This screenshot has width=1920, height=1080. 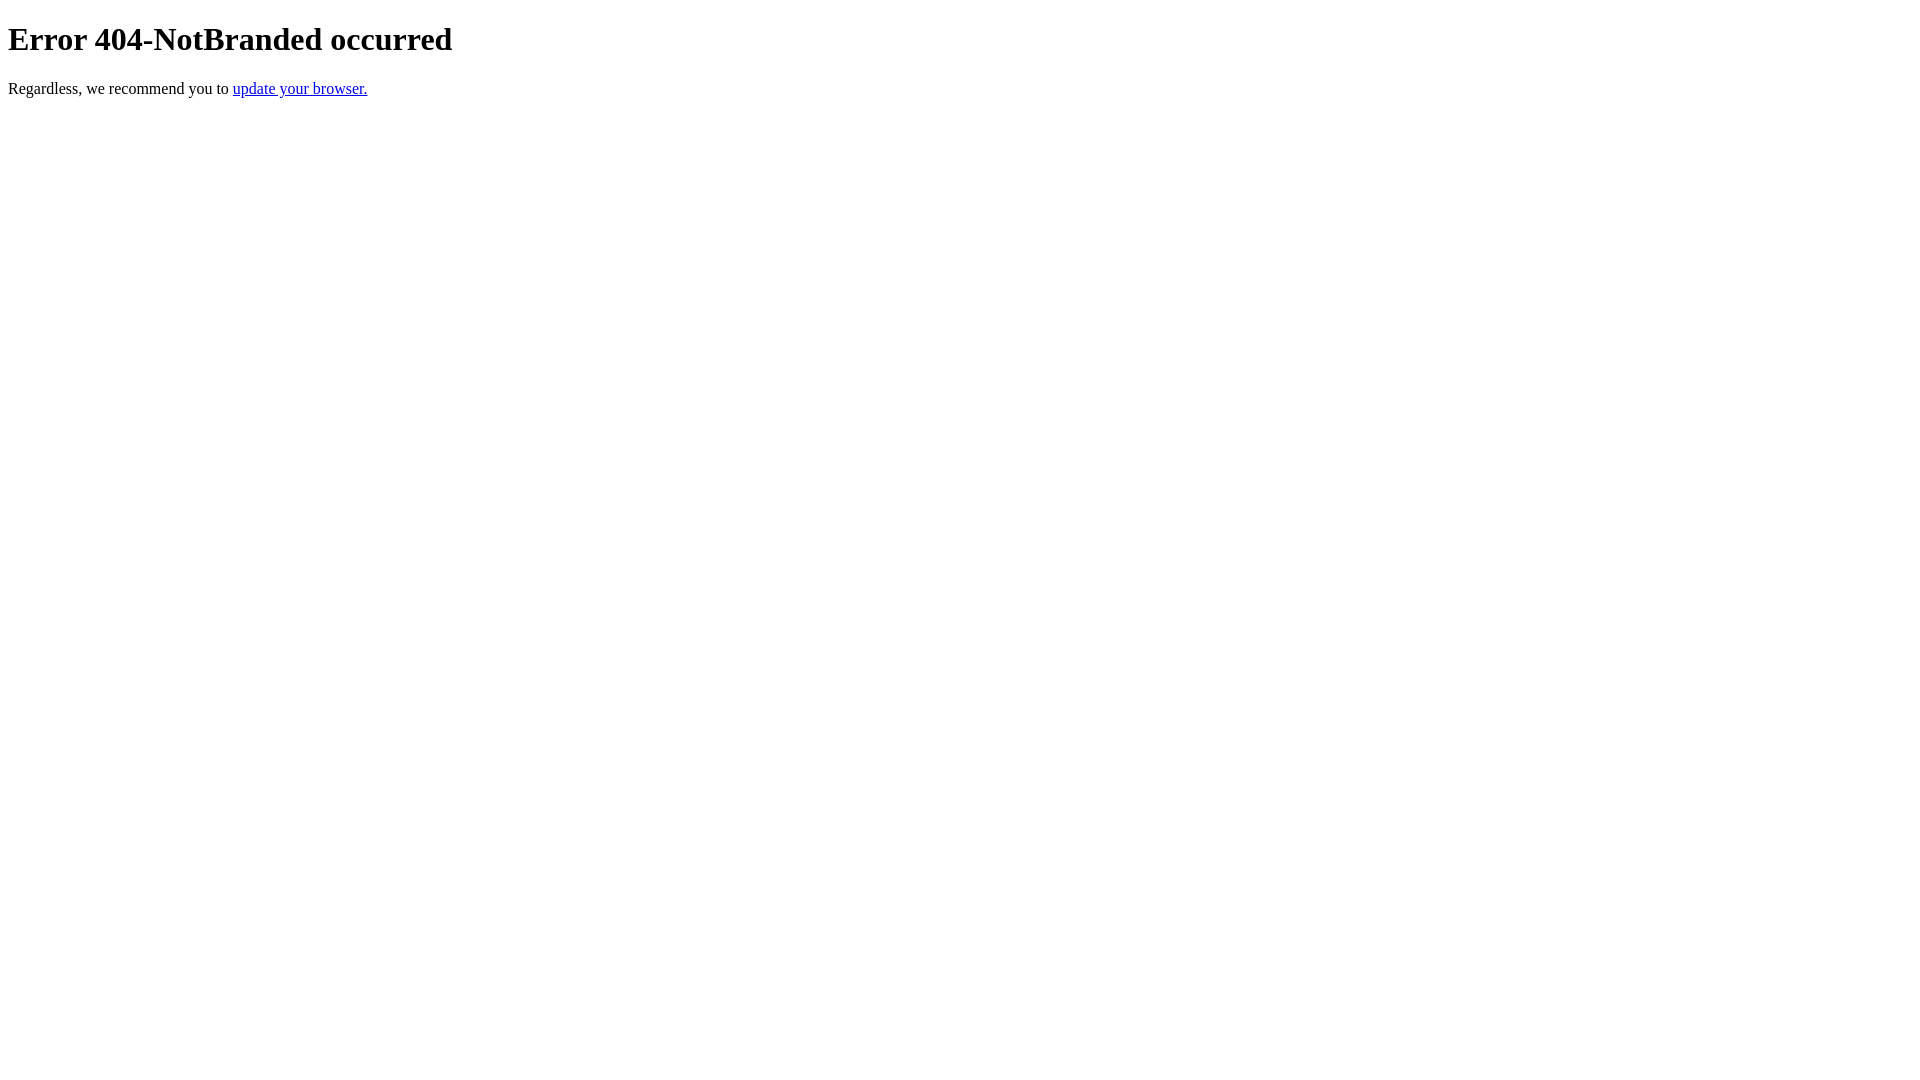 What do you see at coordinates (299, 87) in the screenshot?
I see `'update your browser.'` at bounding box center [299, 87].